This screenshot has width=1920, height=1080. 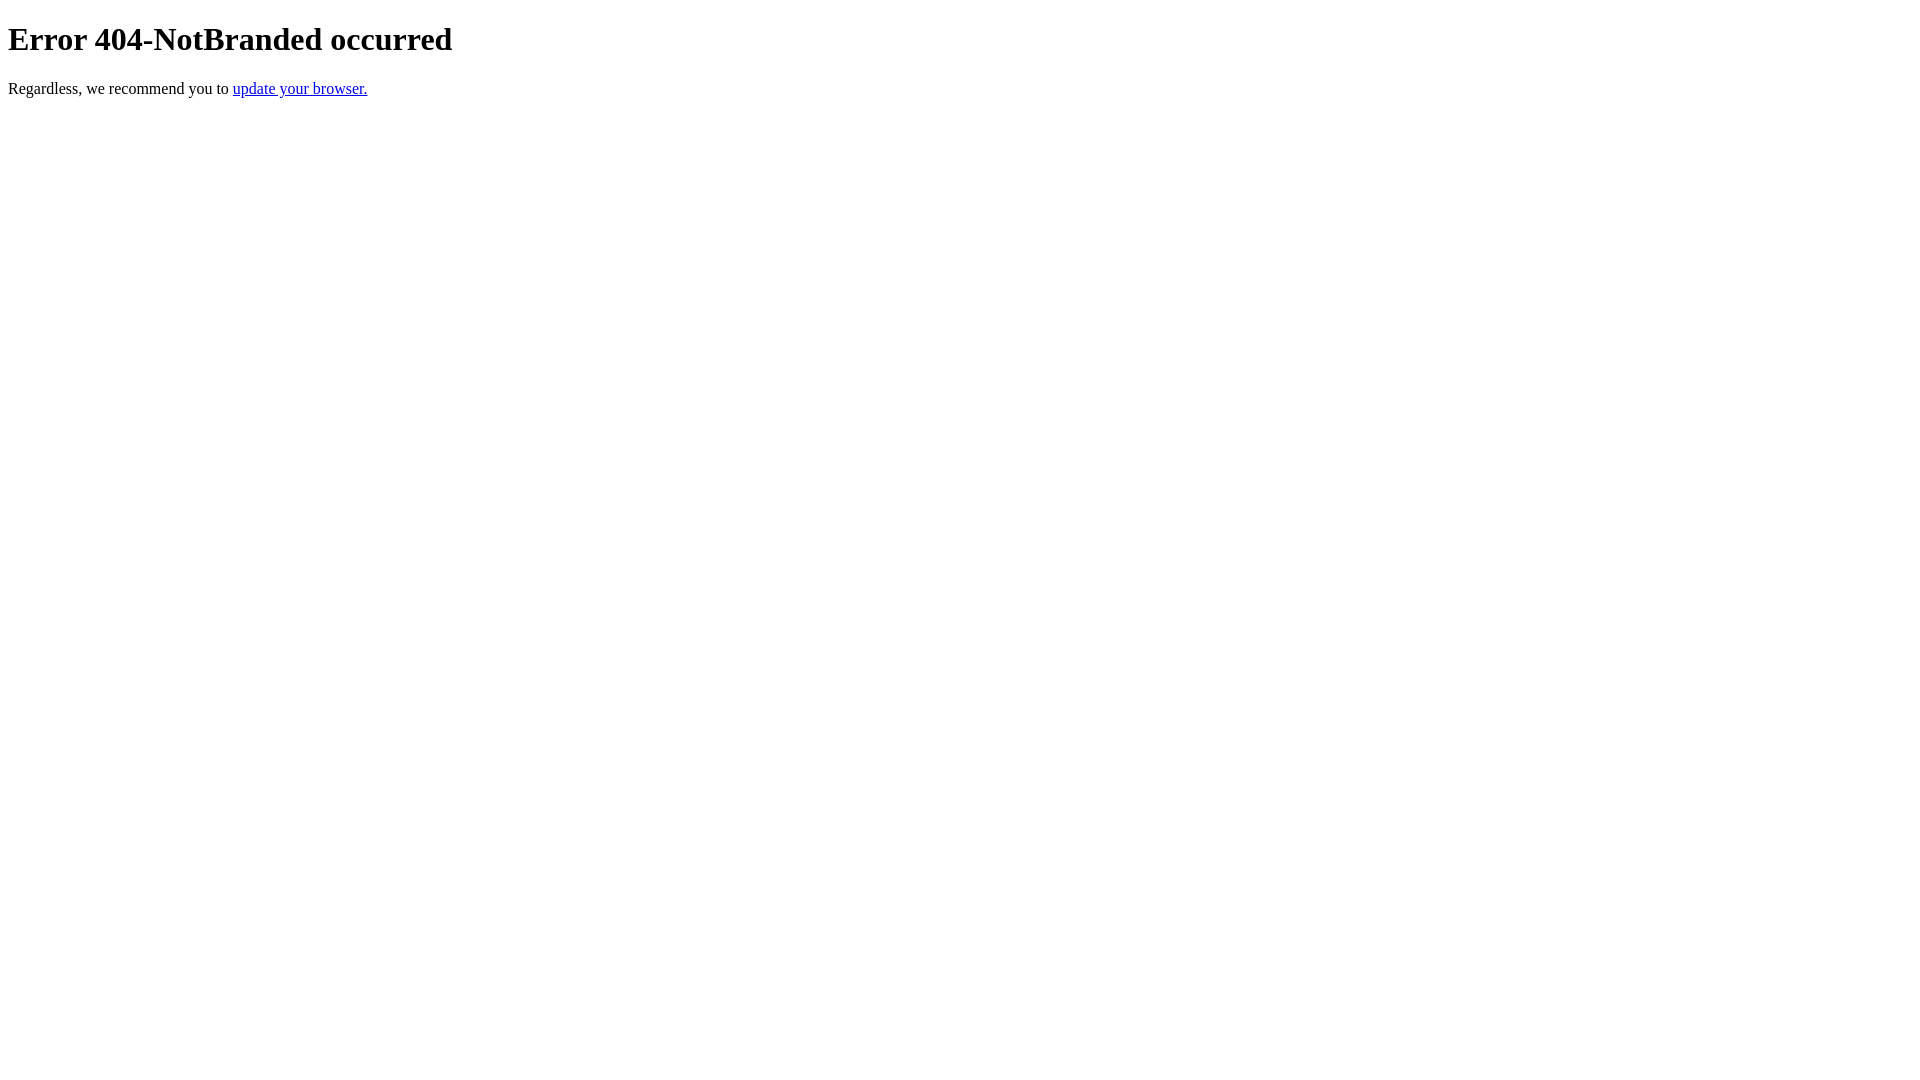 What do you see at coordinates (299, 87) in the screenshot?
I see `'update your browser.'` at bounding box center [299, 87].